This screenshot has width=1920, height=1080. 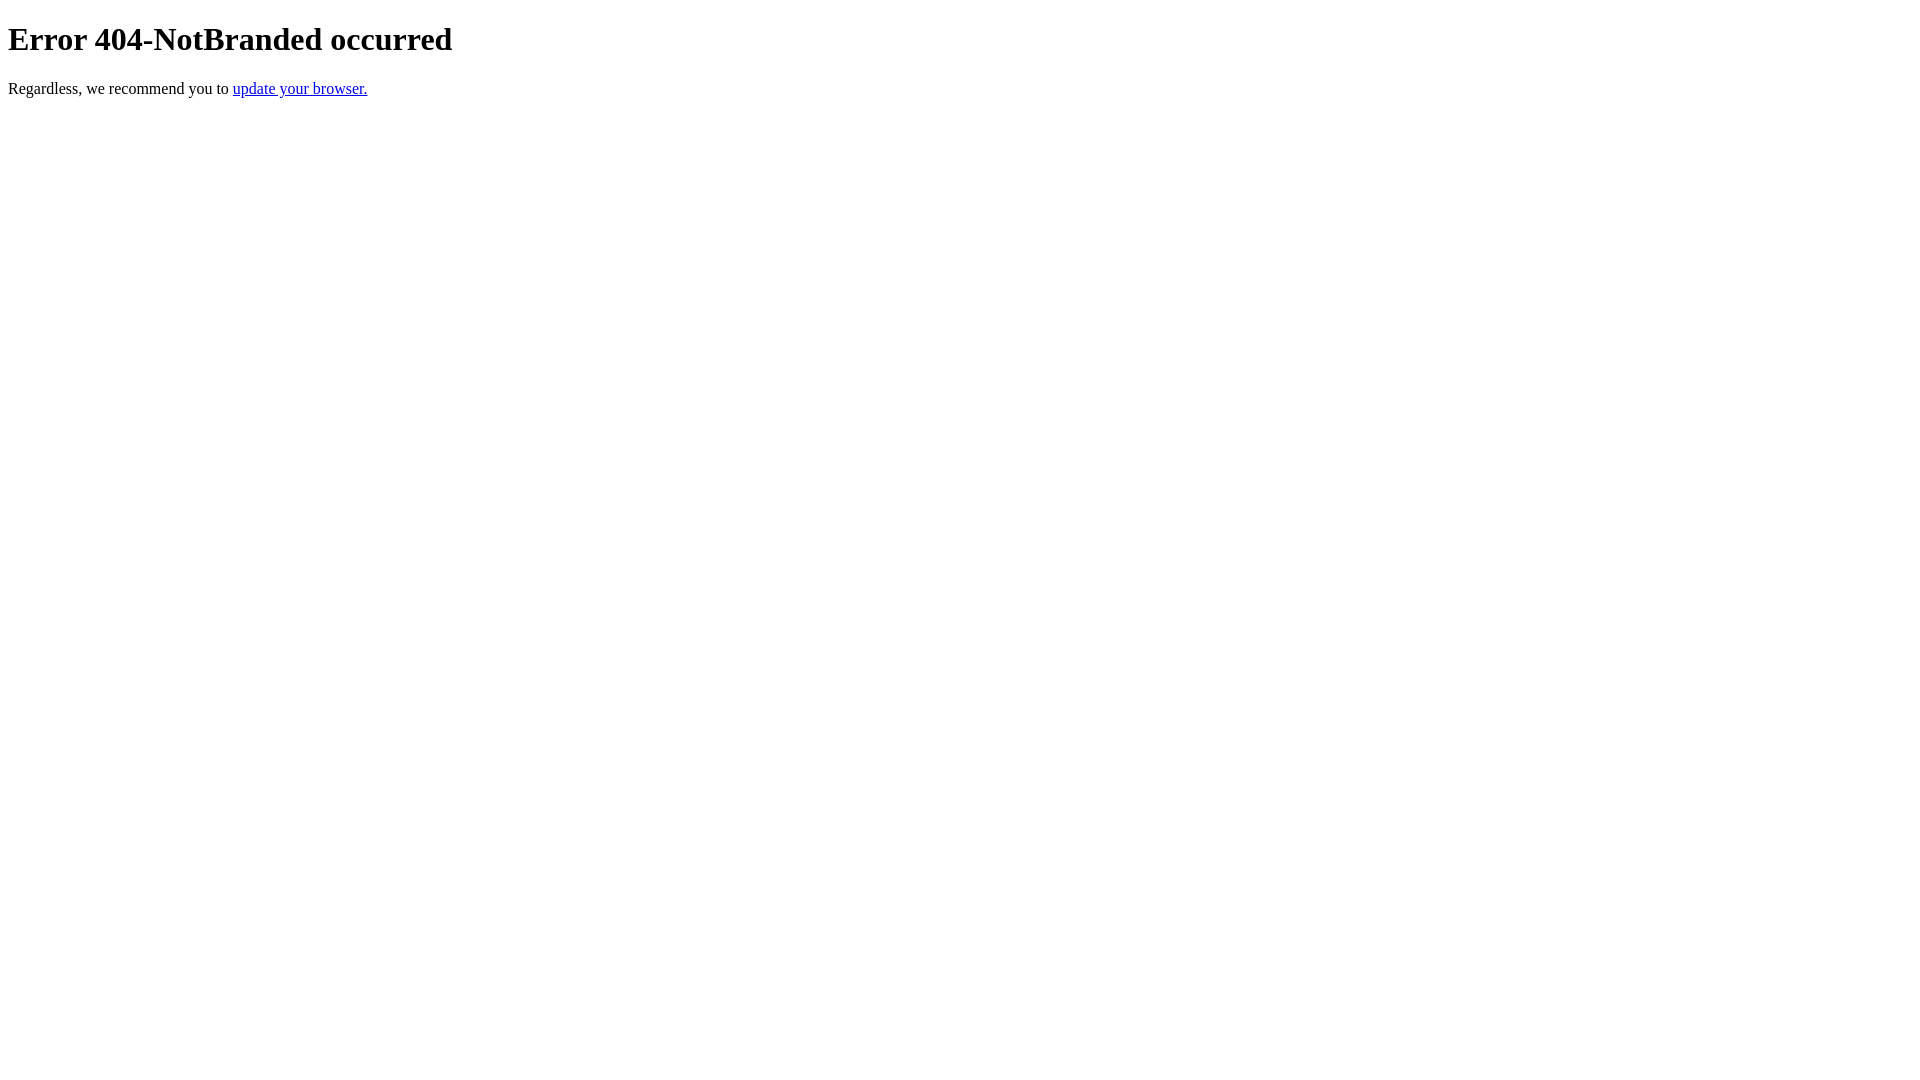 What do you see at coordinates (299, 87) in the screenshot?
I see `'update your browser.'` at bounding box center [299, 87].